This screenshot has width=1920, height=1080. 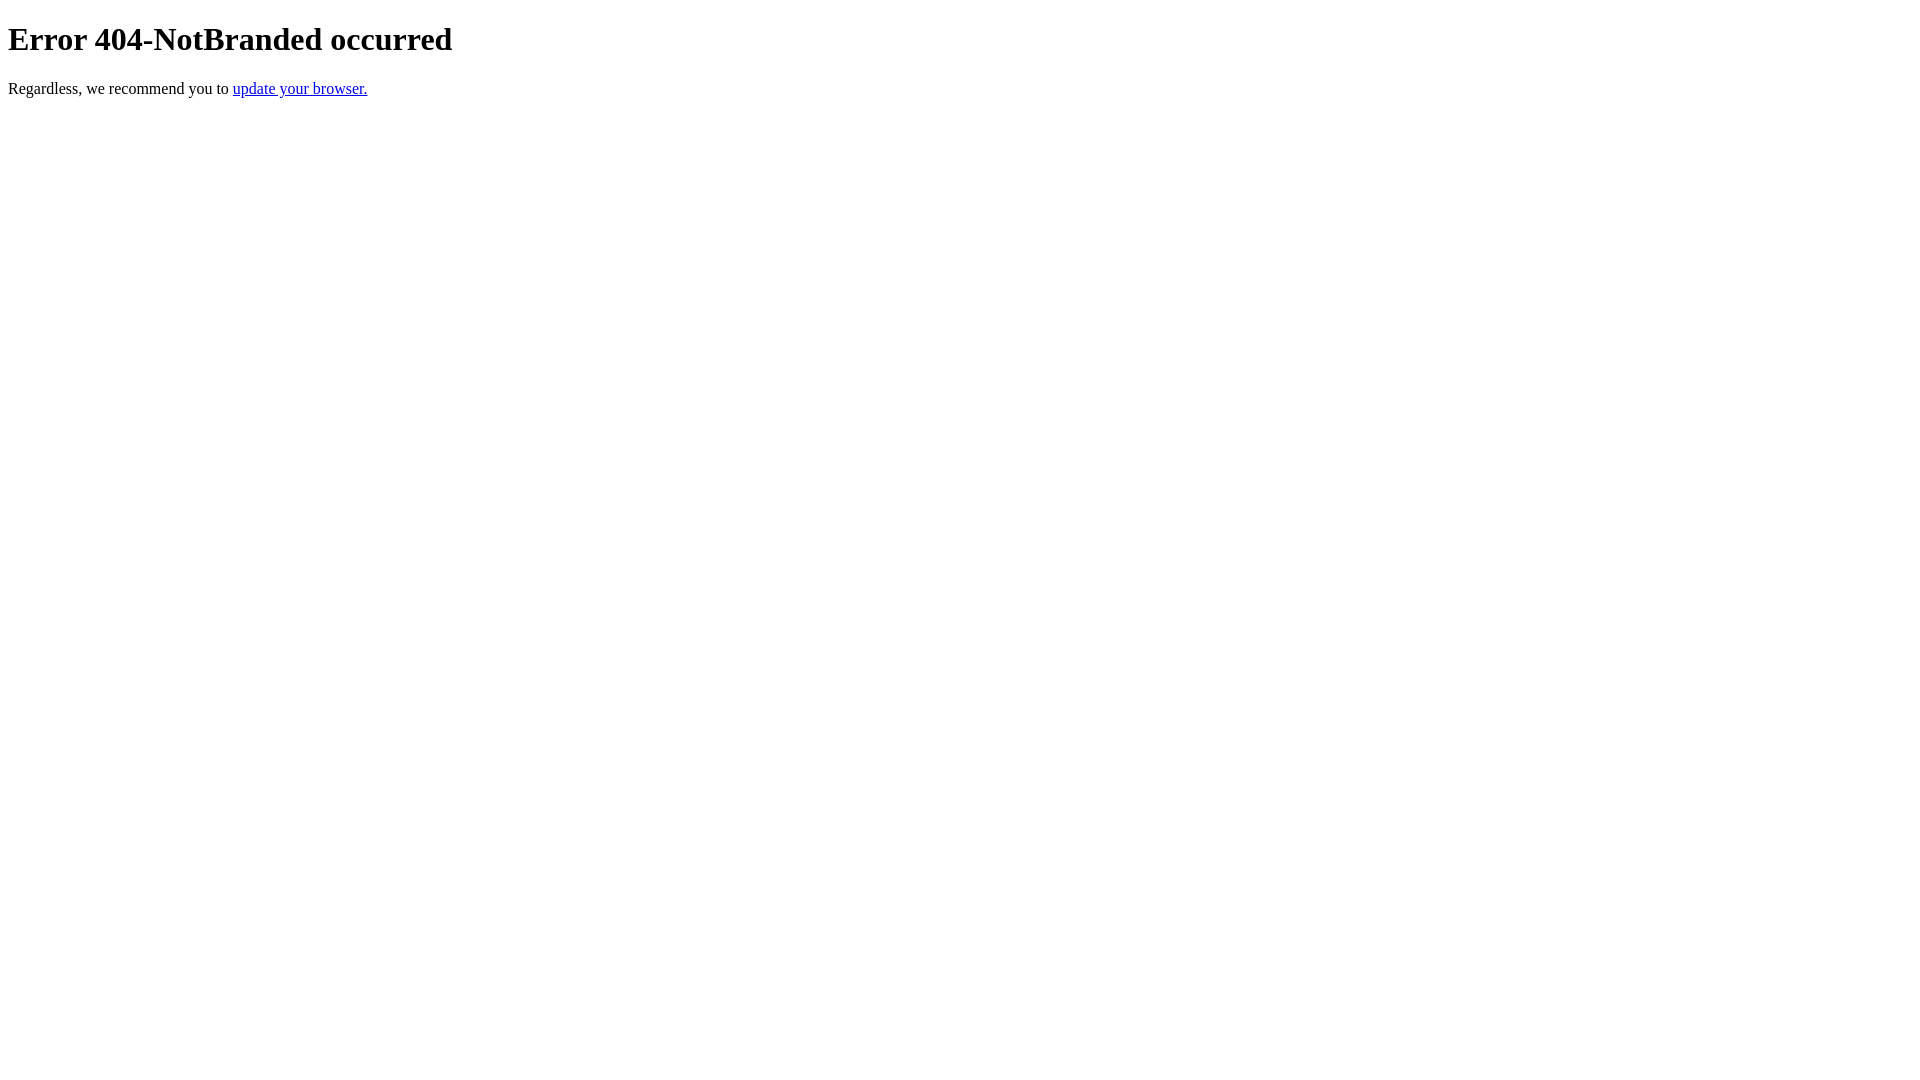 What do you see at coordinates (299, 87) in the screenshot?
I see `'update your browser.'` at bounding box center [299, 87].